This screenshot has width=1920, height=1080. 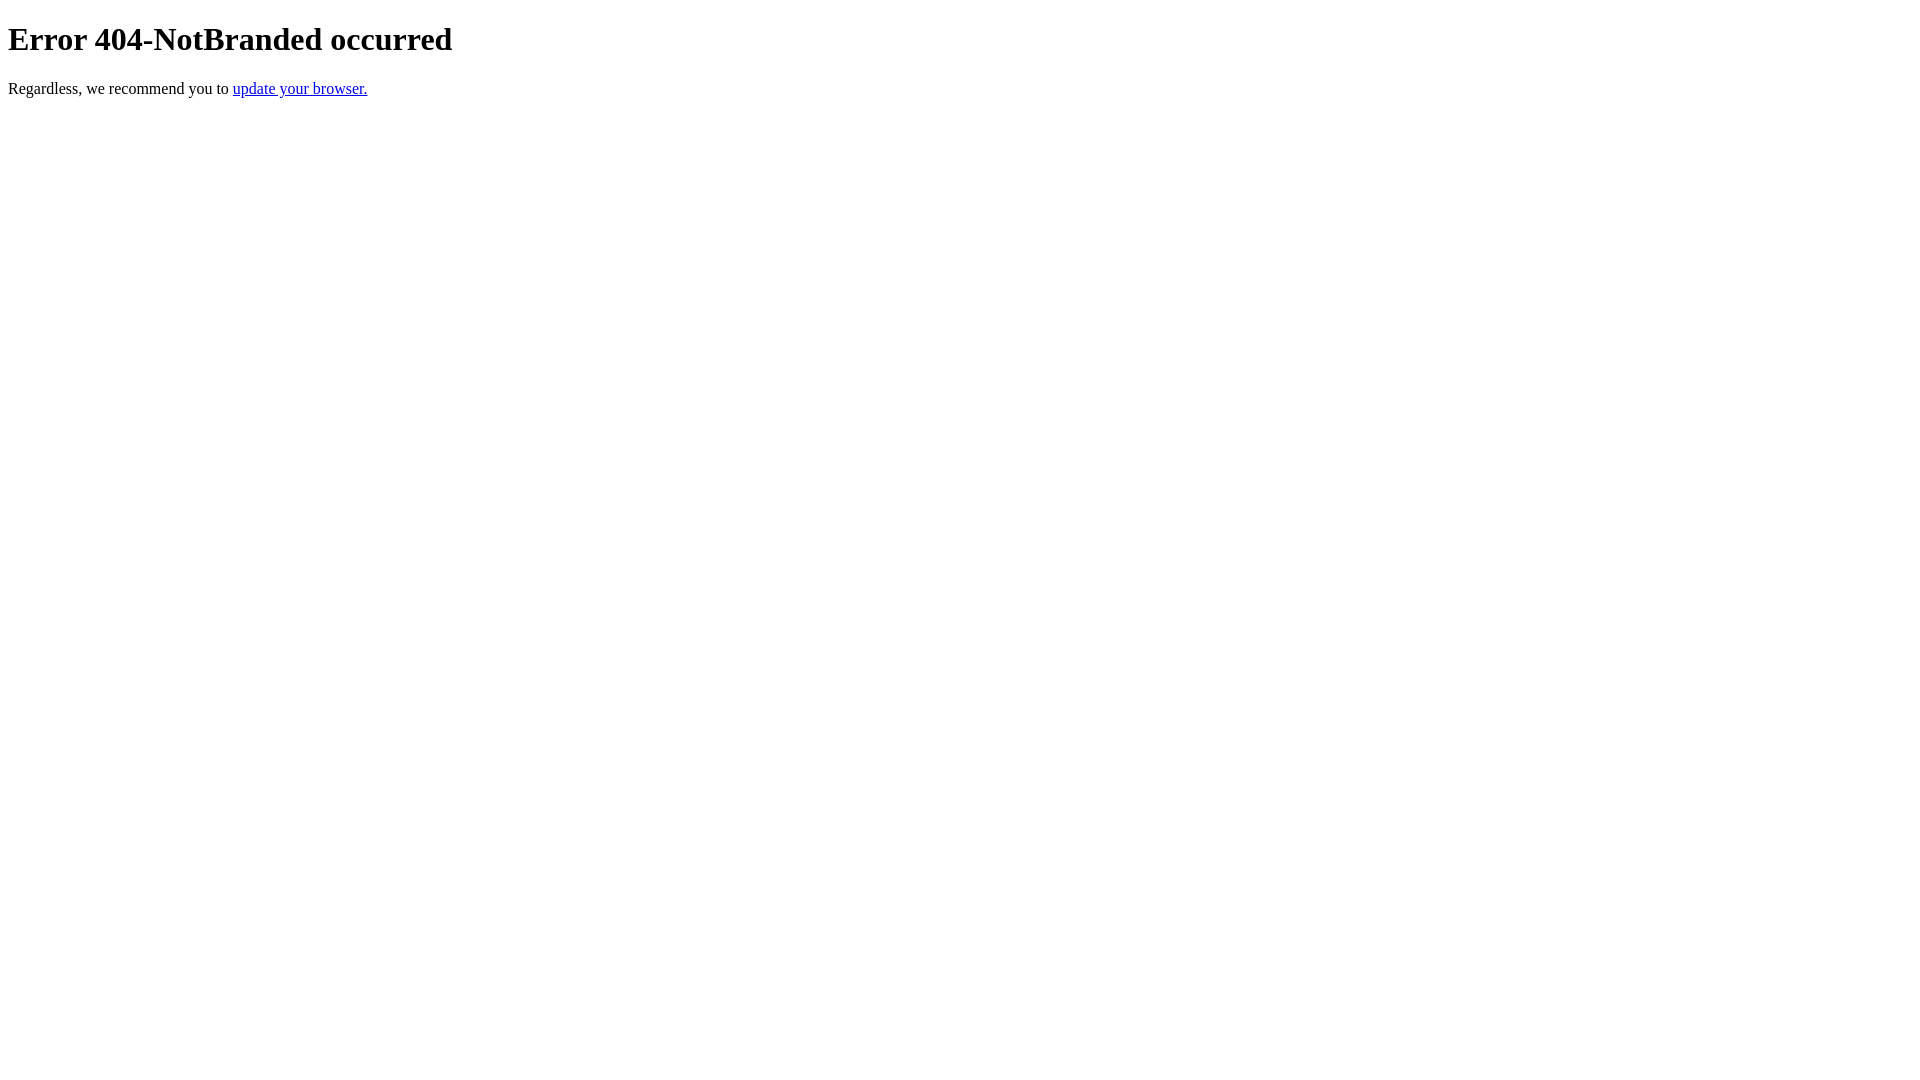 What do you see at coordinates (299, 87) in the screenshot?
I see `'update your browser.'` at bounding box center [299, 87].